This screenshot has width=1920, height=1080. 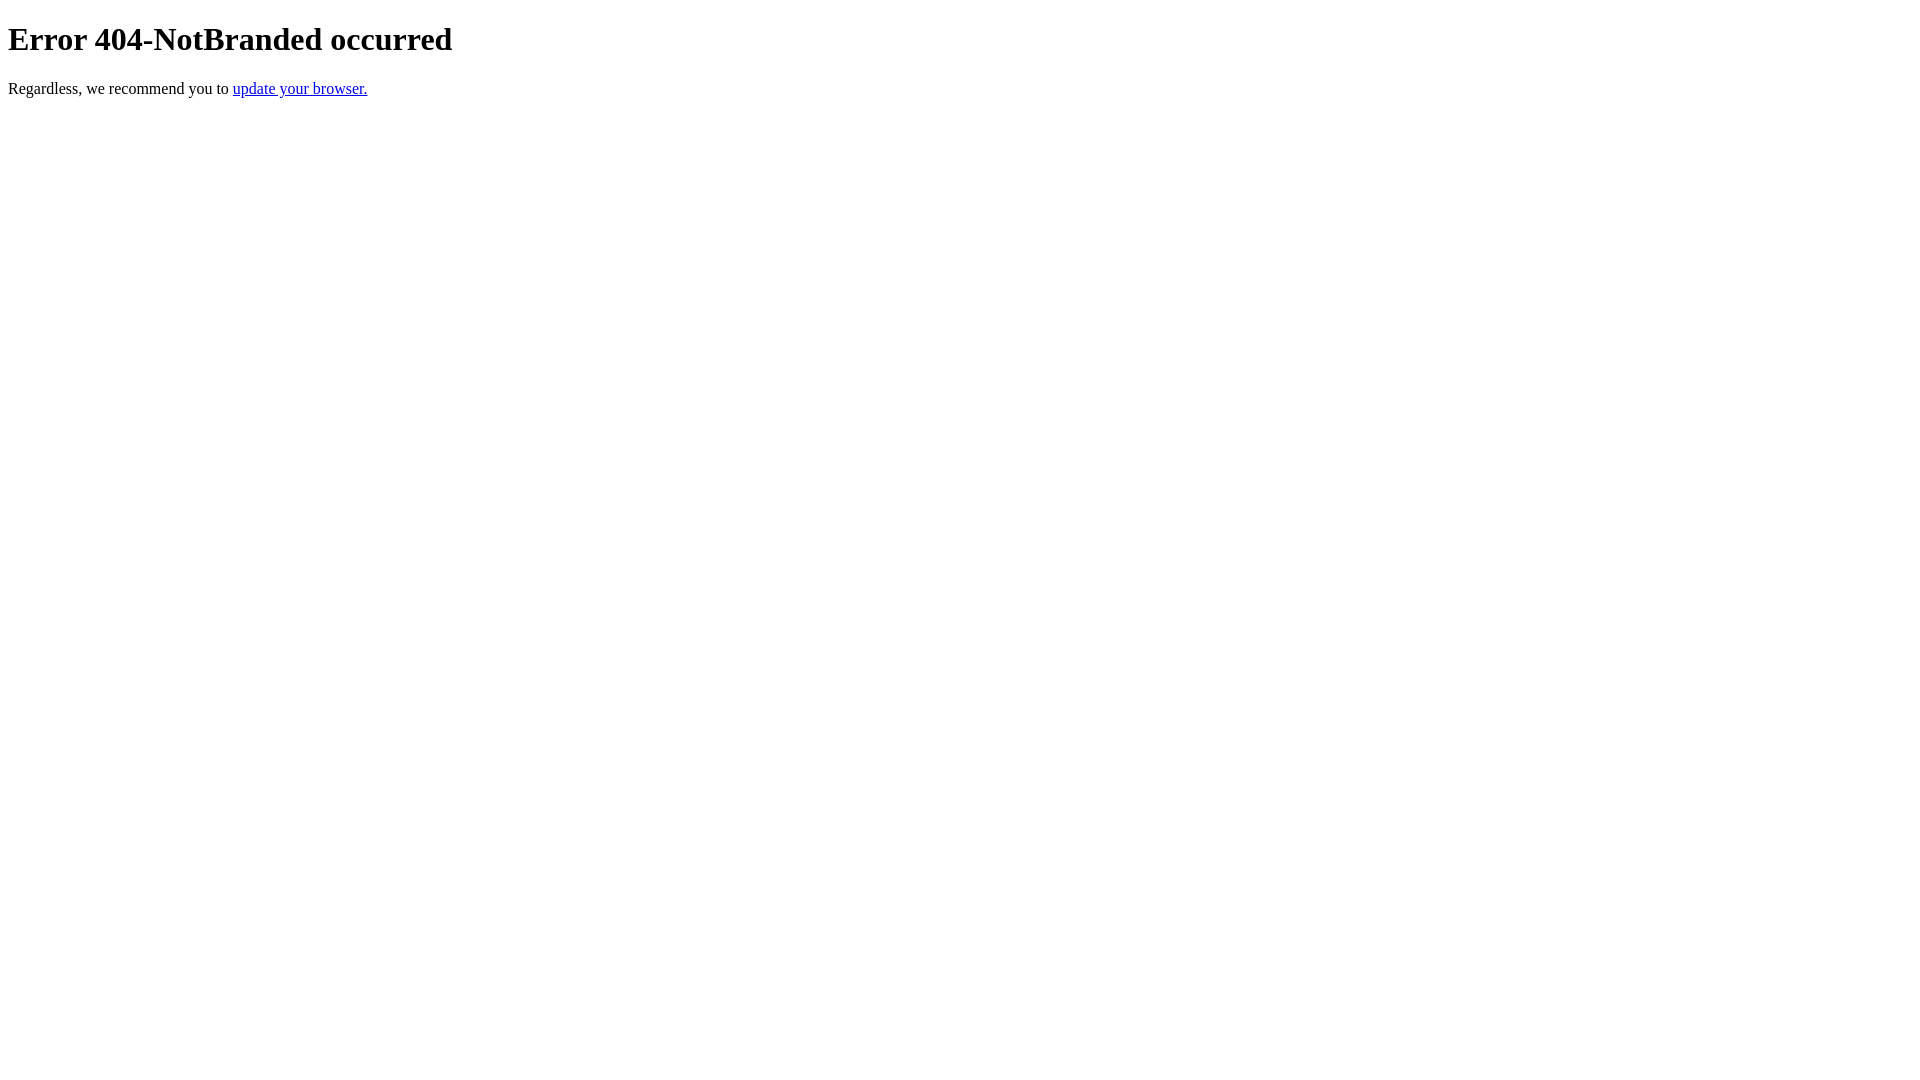 What do you see at coordinates (299, 87) in the screenshot?
I see `'update your browser.'` at bounding box center [299, 87].